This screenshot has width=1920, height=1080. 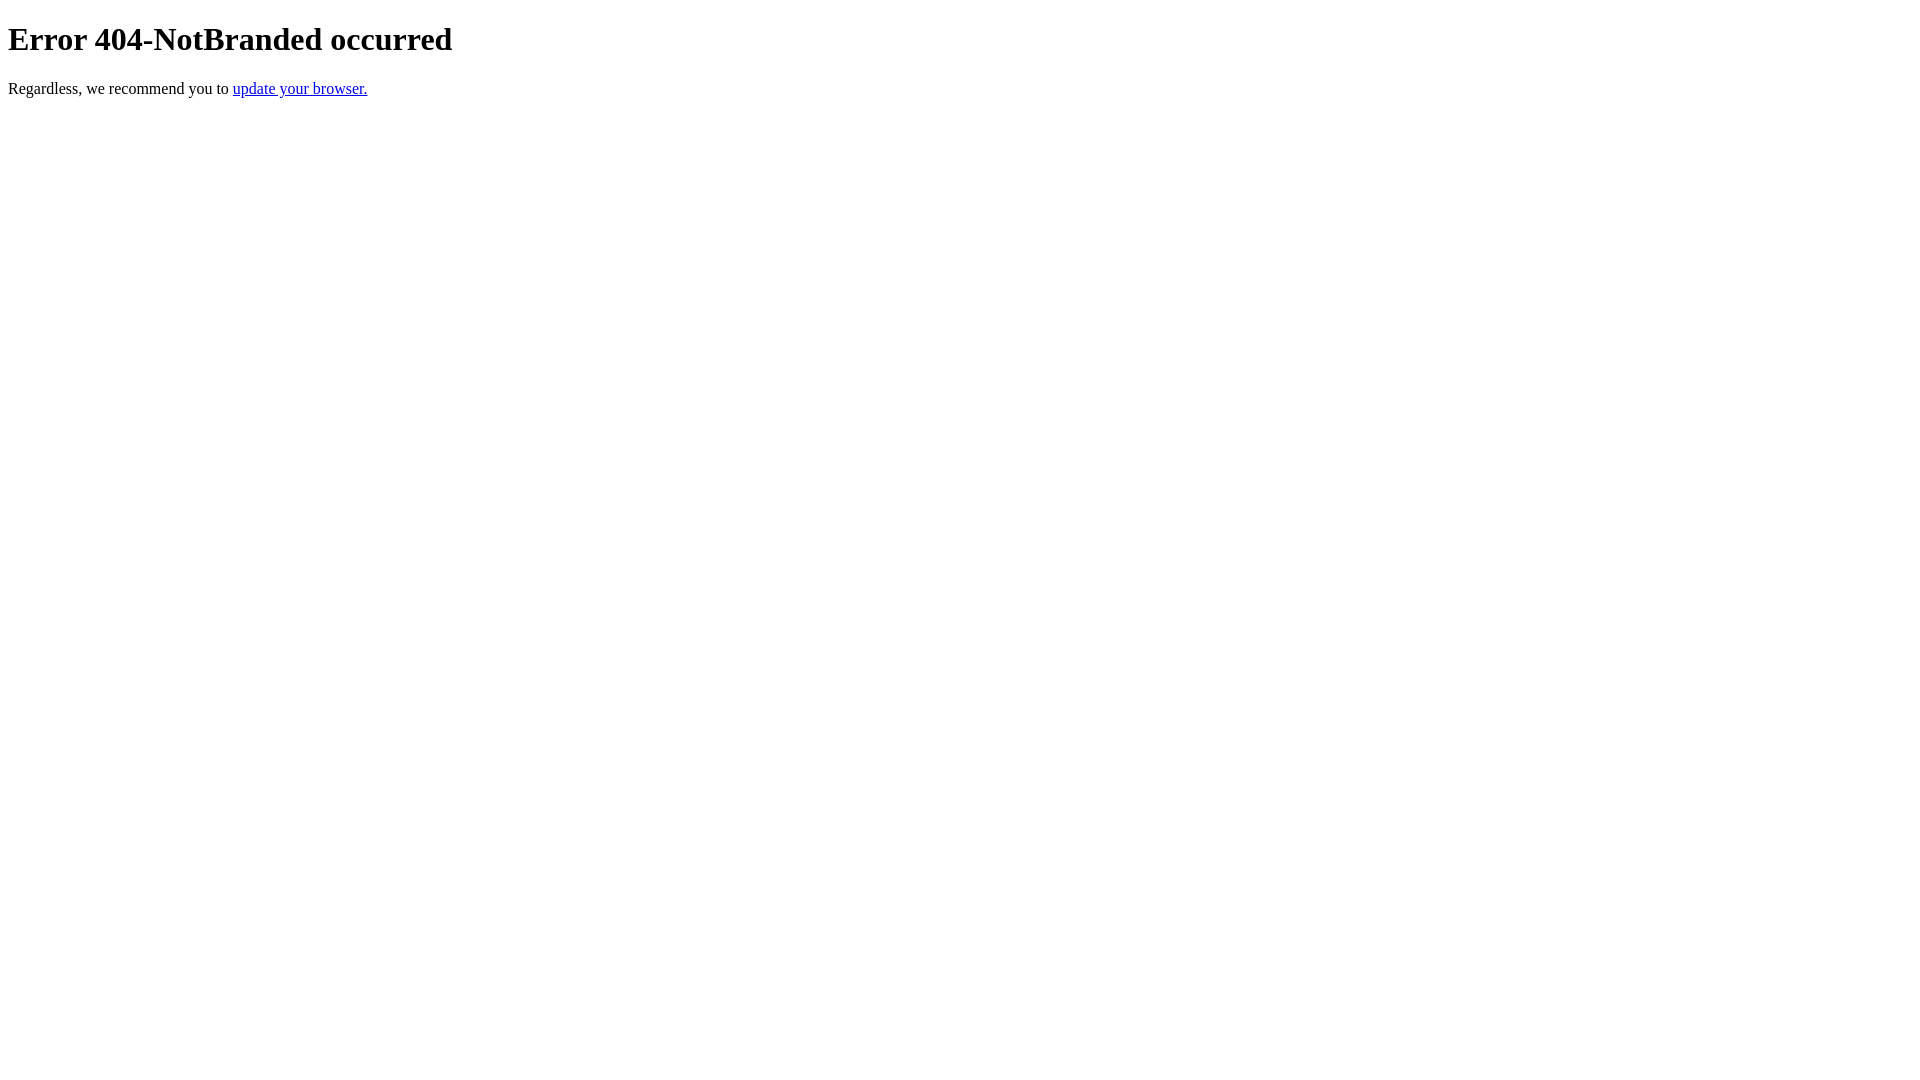 What do you see at coordinates (299, 87) in the screenshot?
I see `'update your browser.'` at bounding box center [299, 87].